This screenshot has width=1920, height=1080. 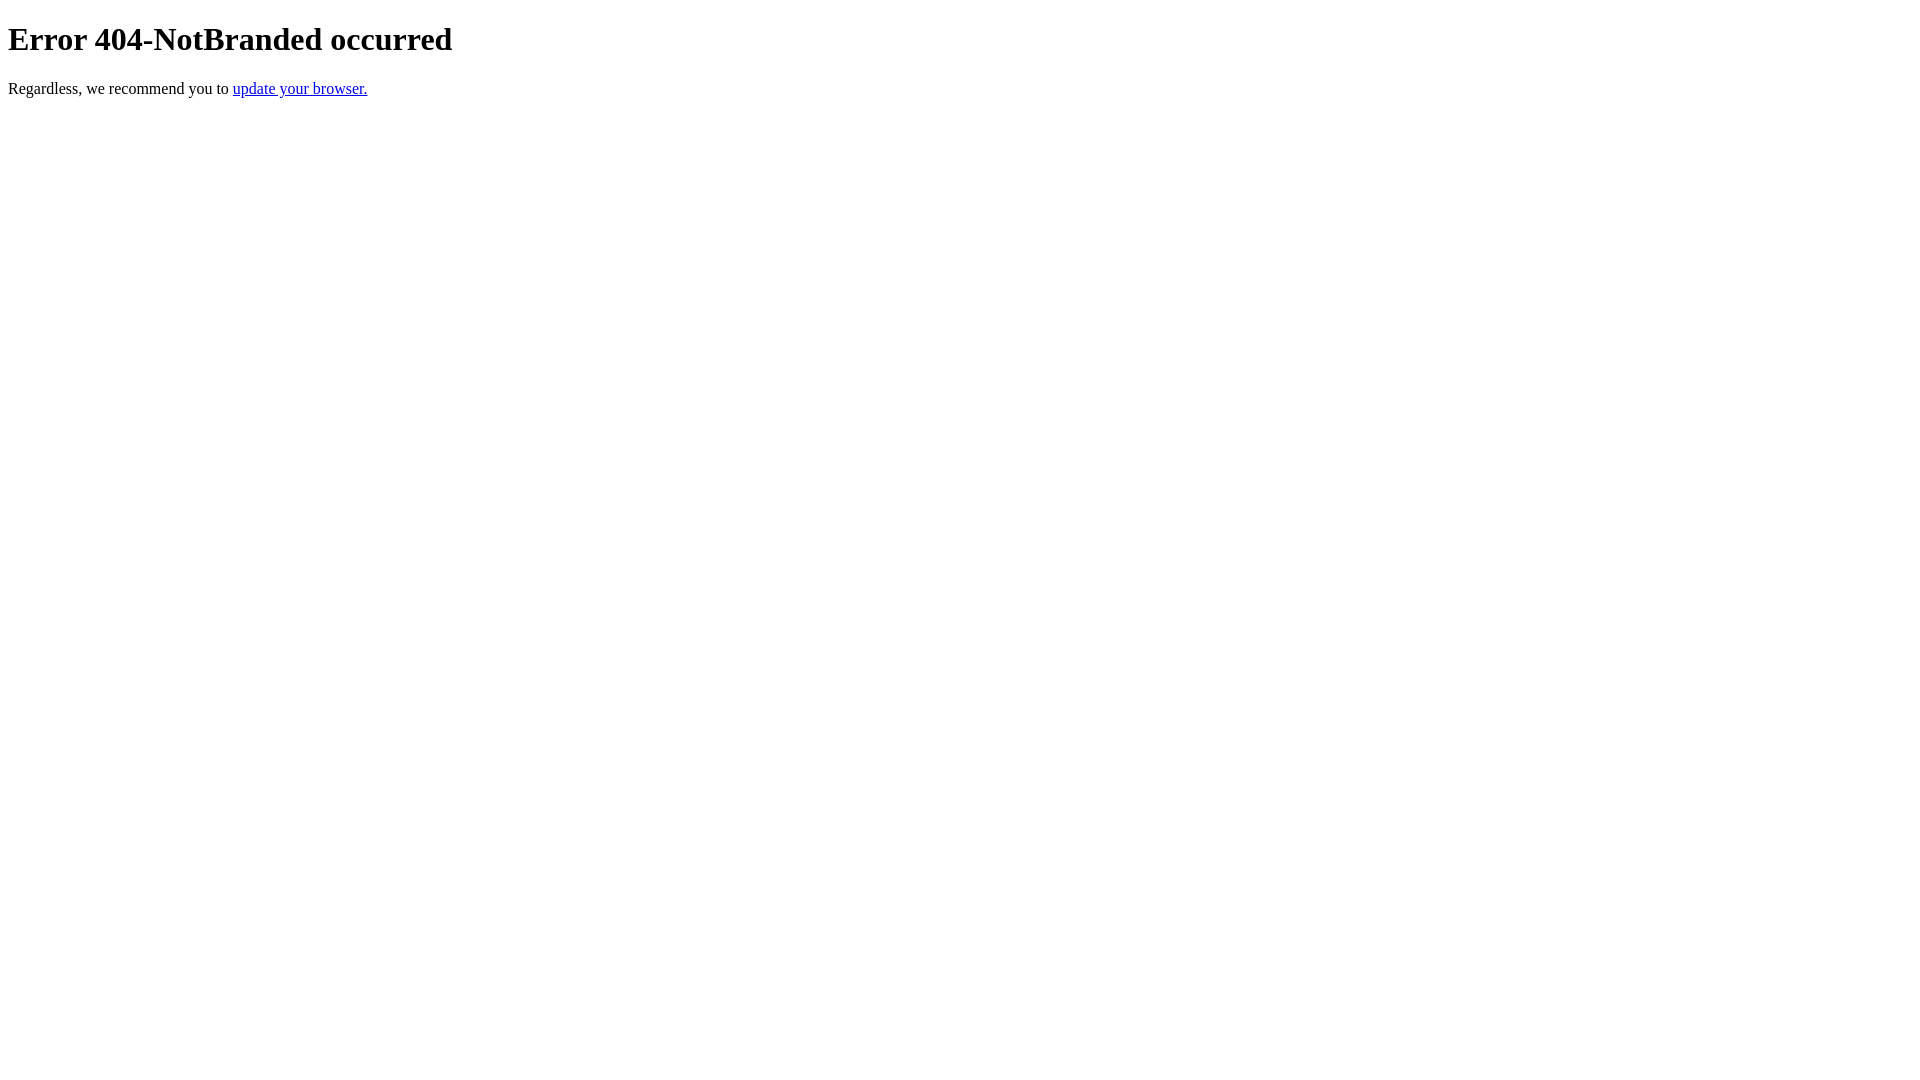 What do you see at coordinates (299, 87) in the screenshot?
I see `'update your browser.'` at bounding box center [299, 87].